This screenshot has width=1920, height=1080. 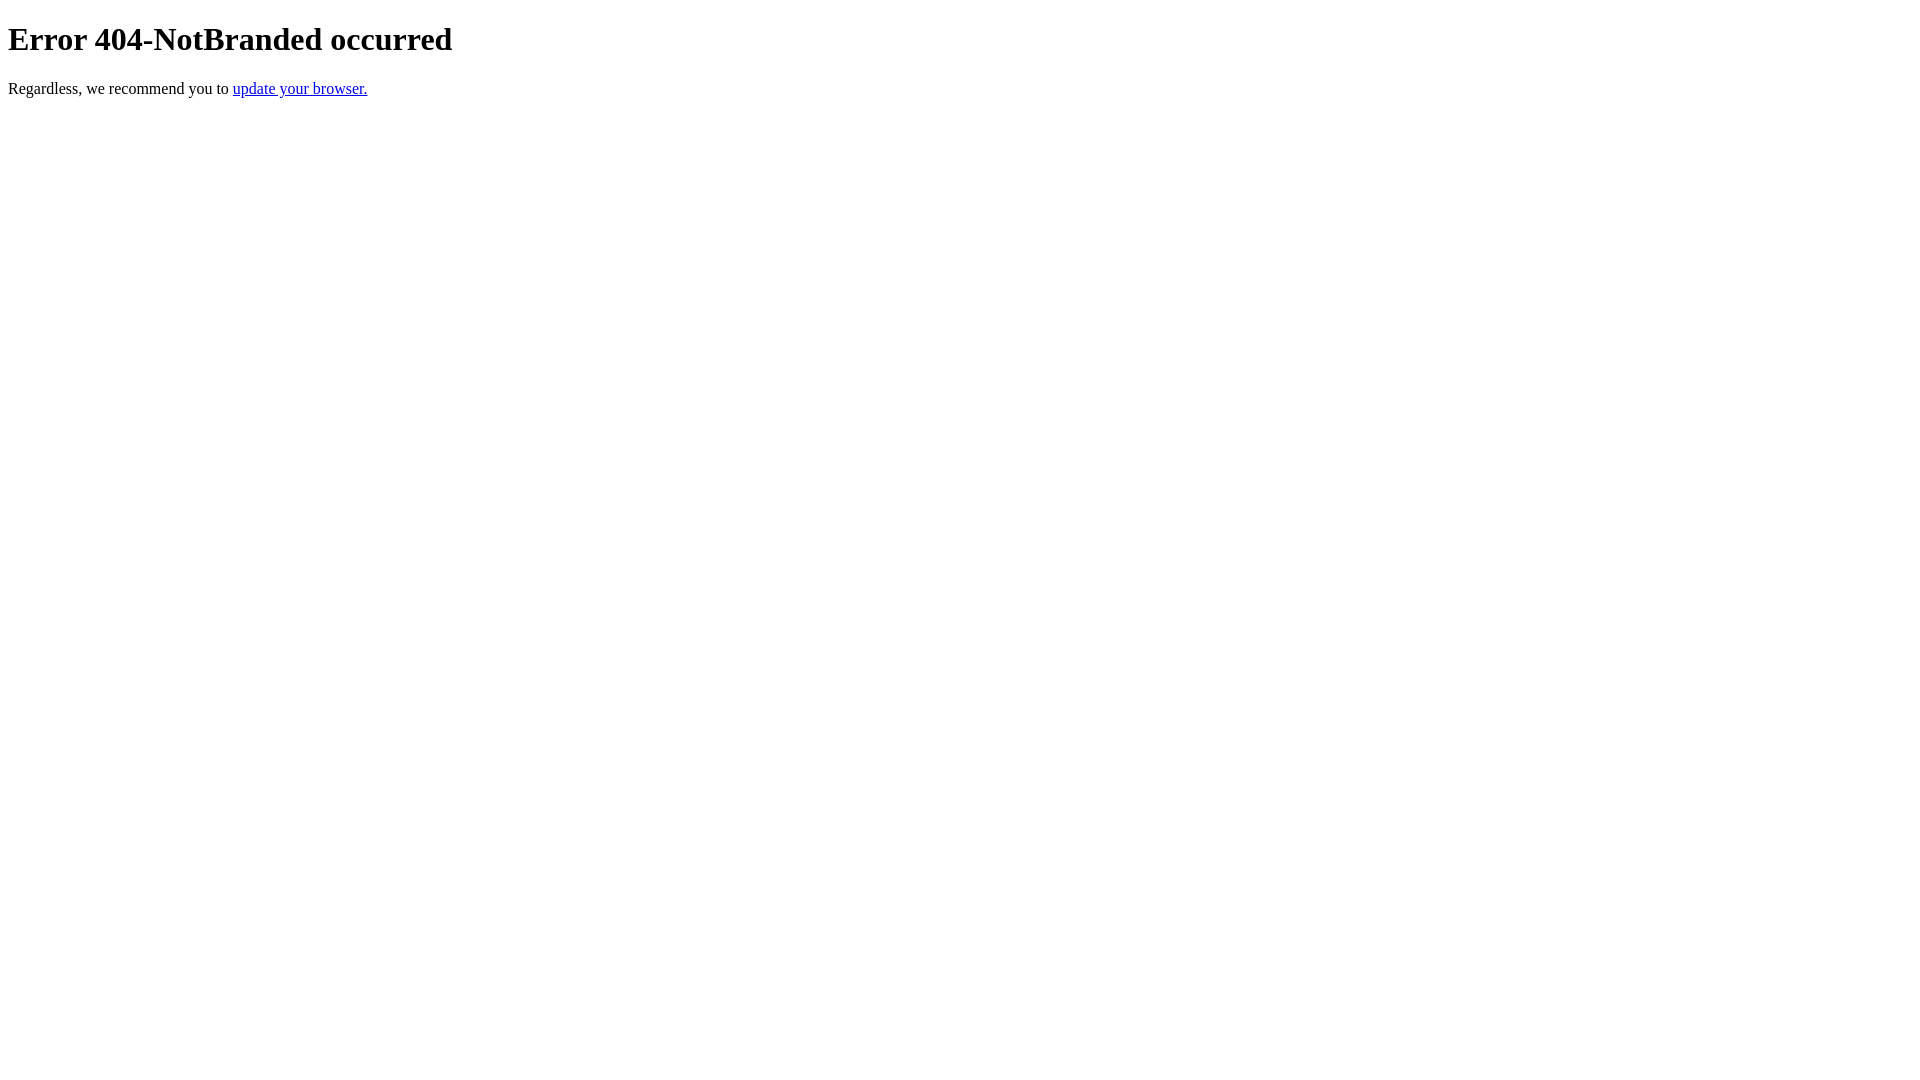 What do you see at coordinates (299, 87) in the screenshot?
I see `'update your browser.'` at bounding box center [299, 87].